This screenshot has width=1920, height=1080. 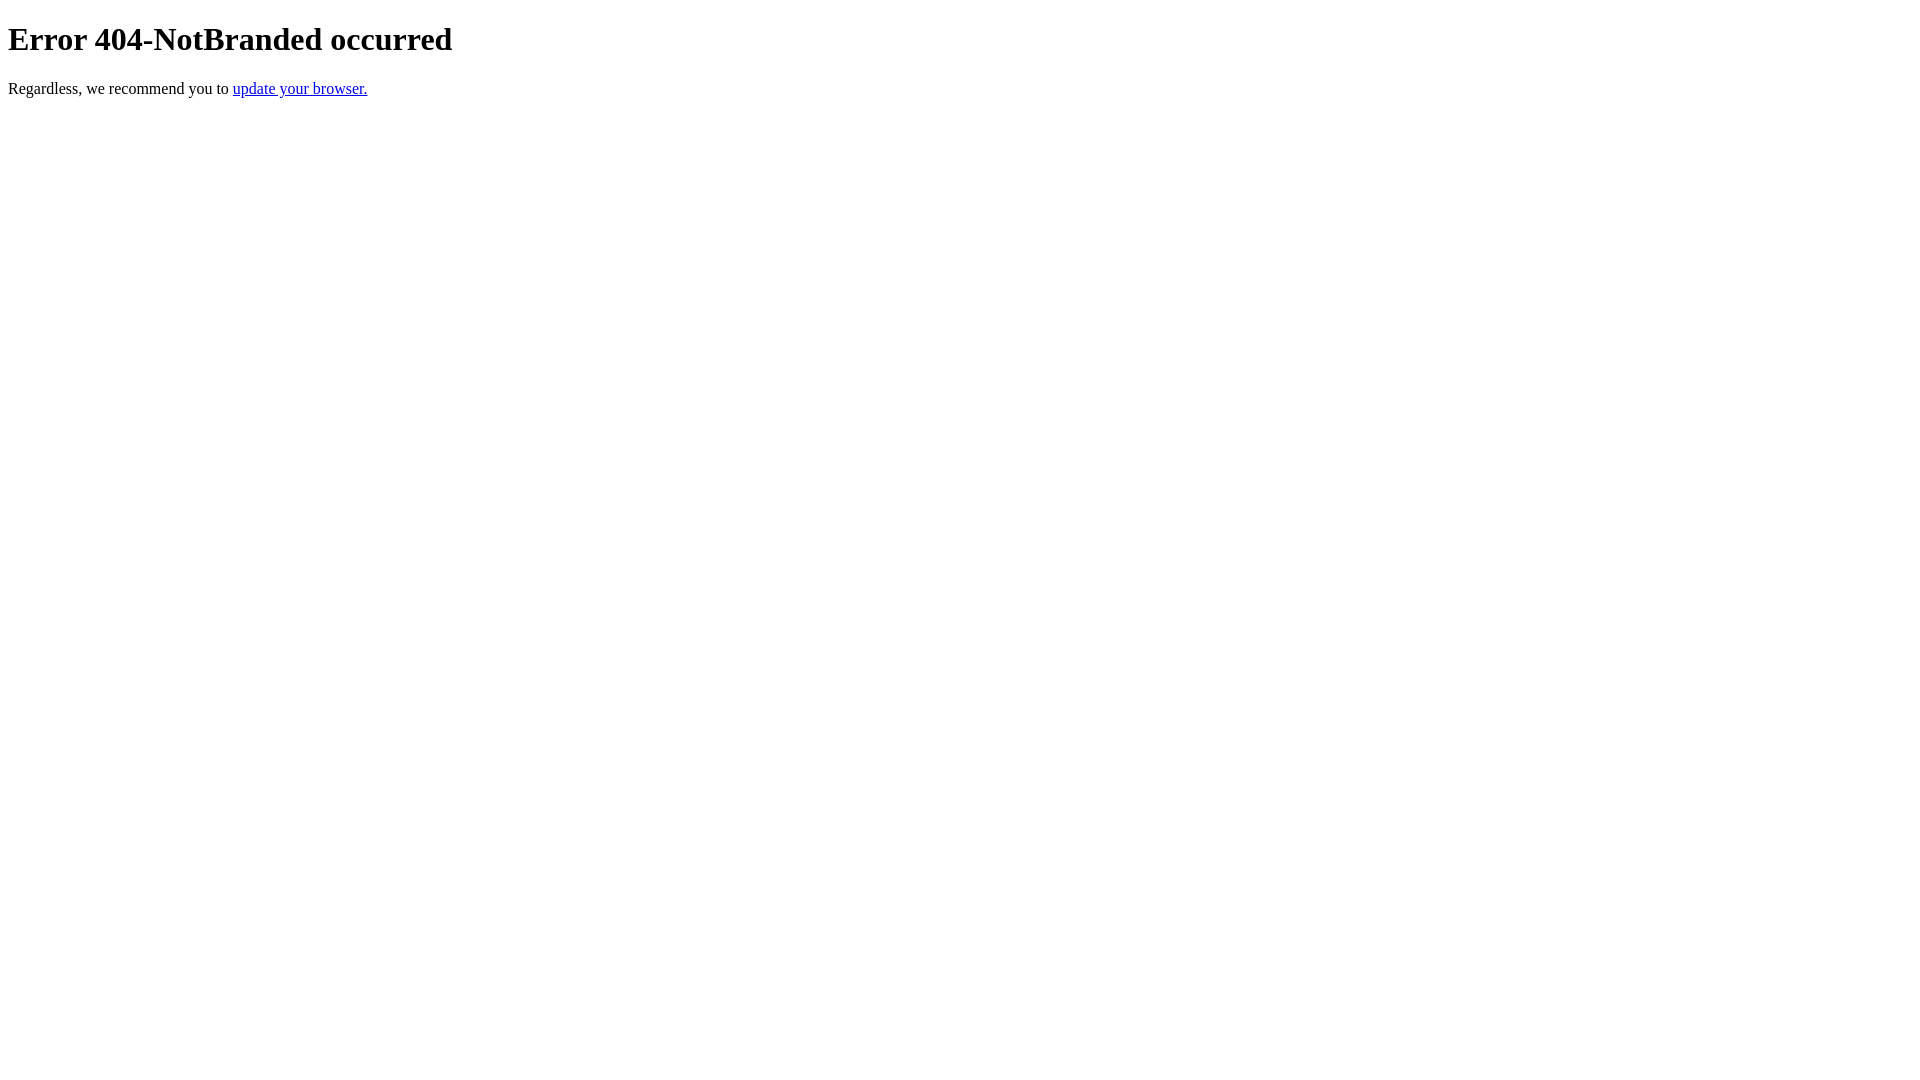 What do you see at coordinates (299, 87) in the screenshot?
I see `'update your browser.'` at bounding box center [299, 87].